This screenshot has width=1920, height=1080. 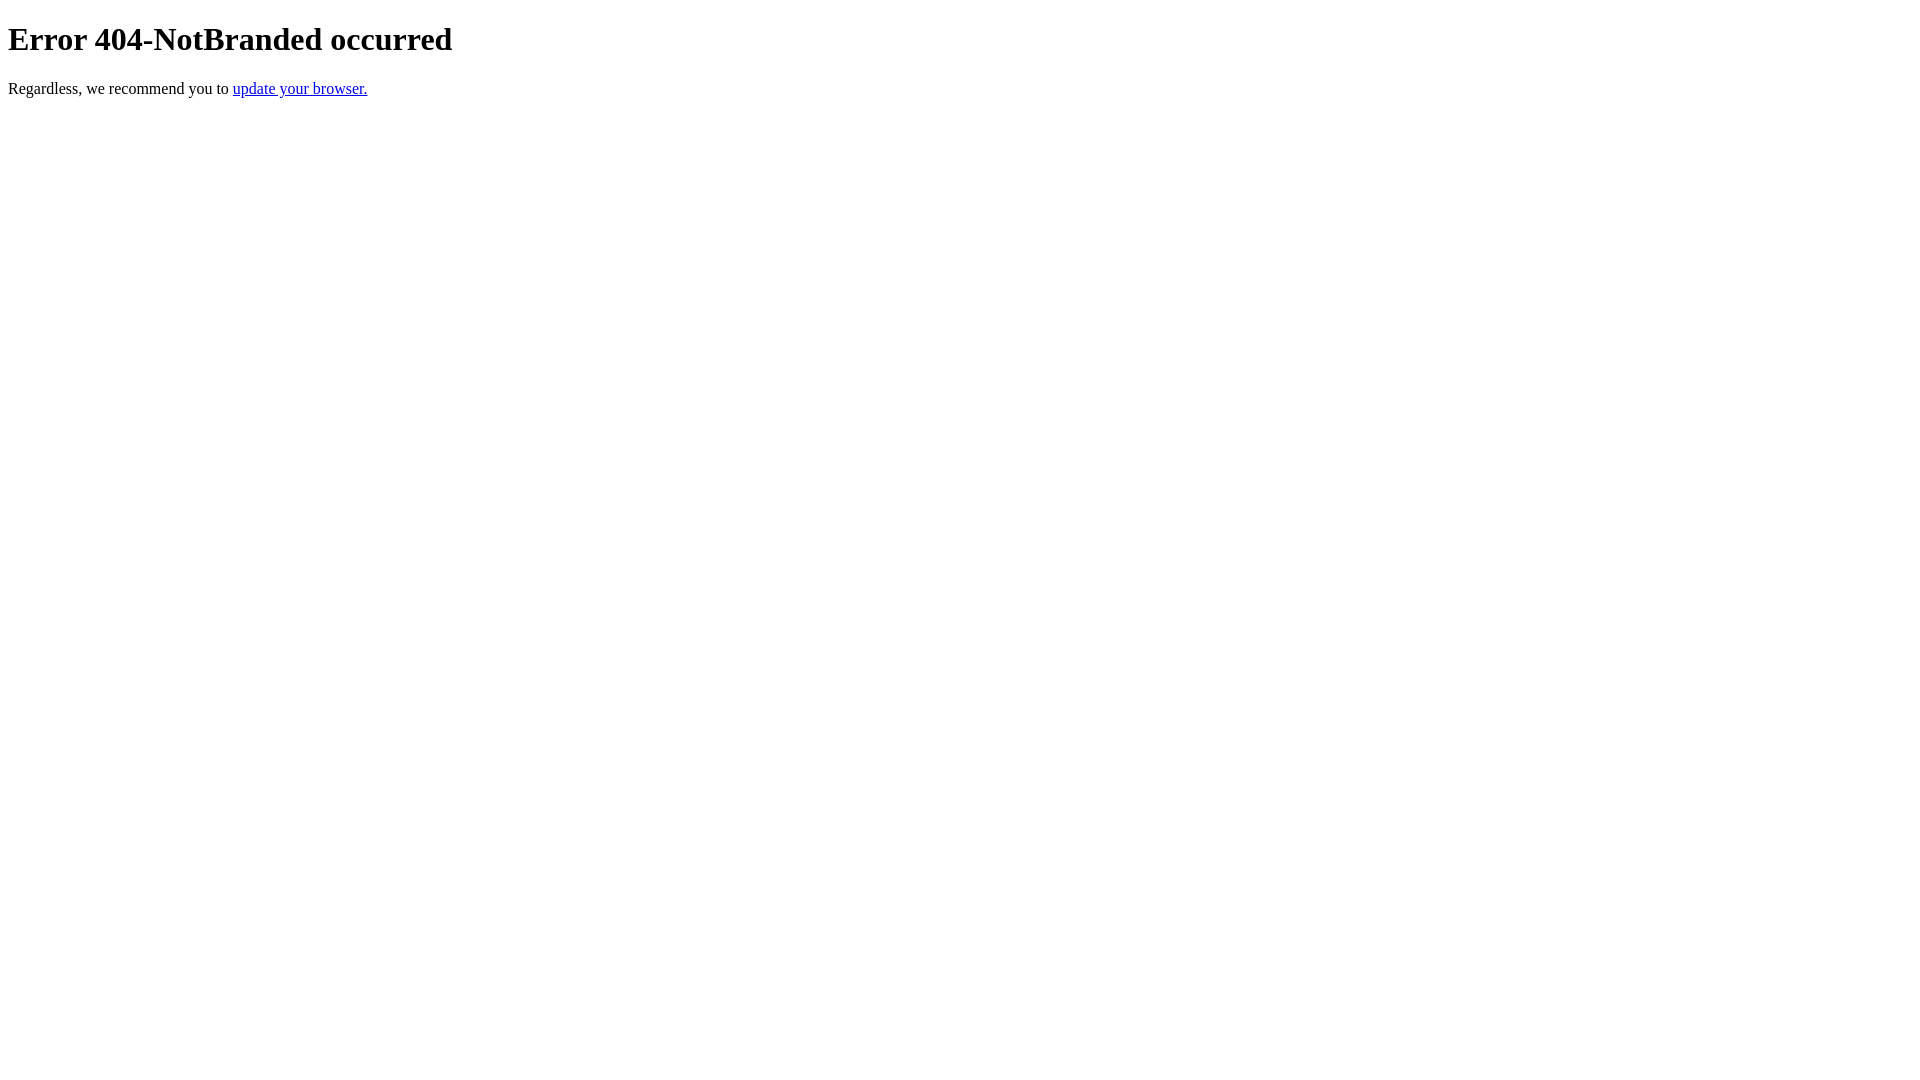 What do you see at coordinates (299, 87) in the screenshot?
I see `'update your browser.'` at bounding box center [299, 87].